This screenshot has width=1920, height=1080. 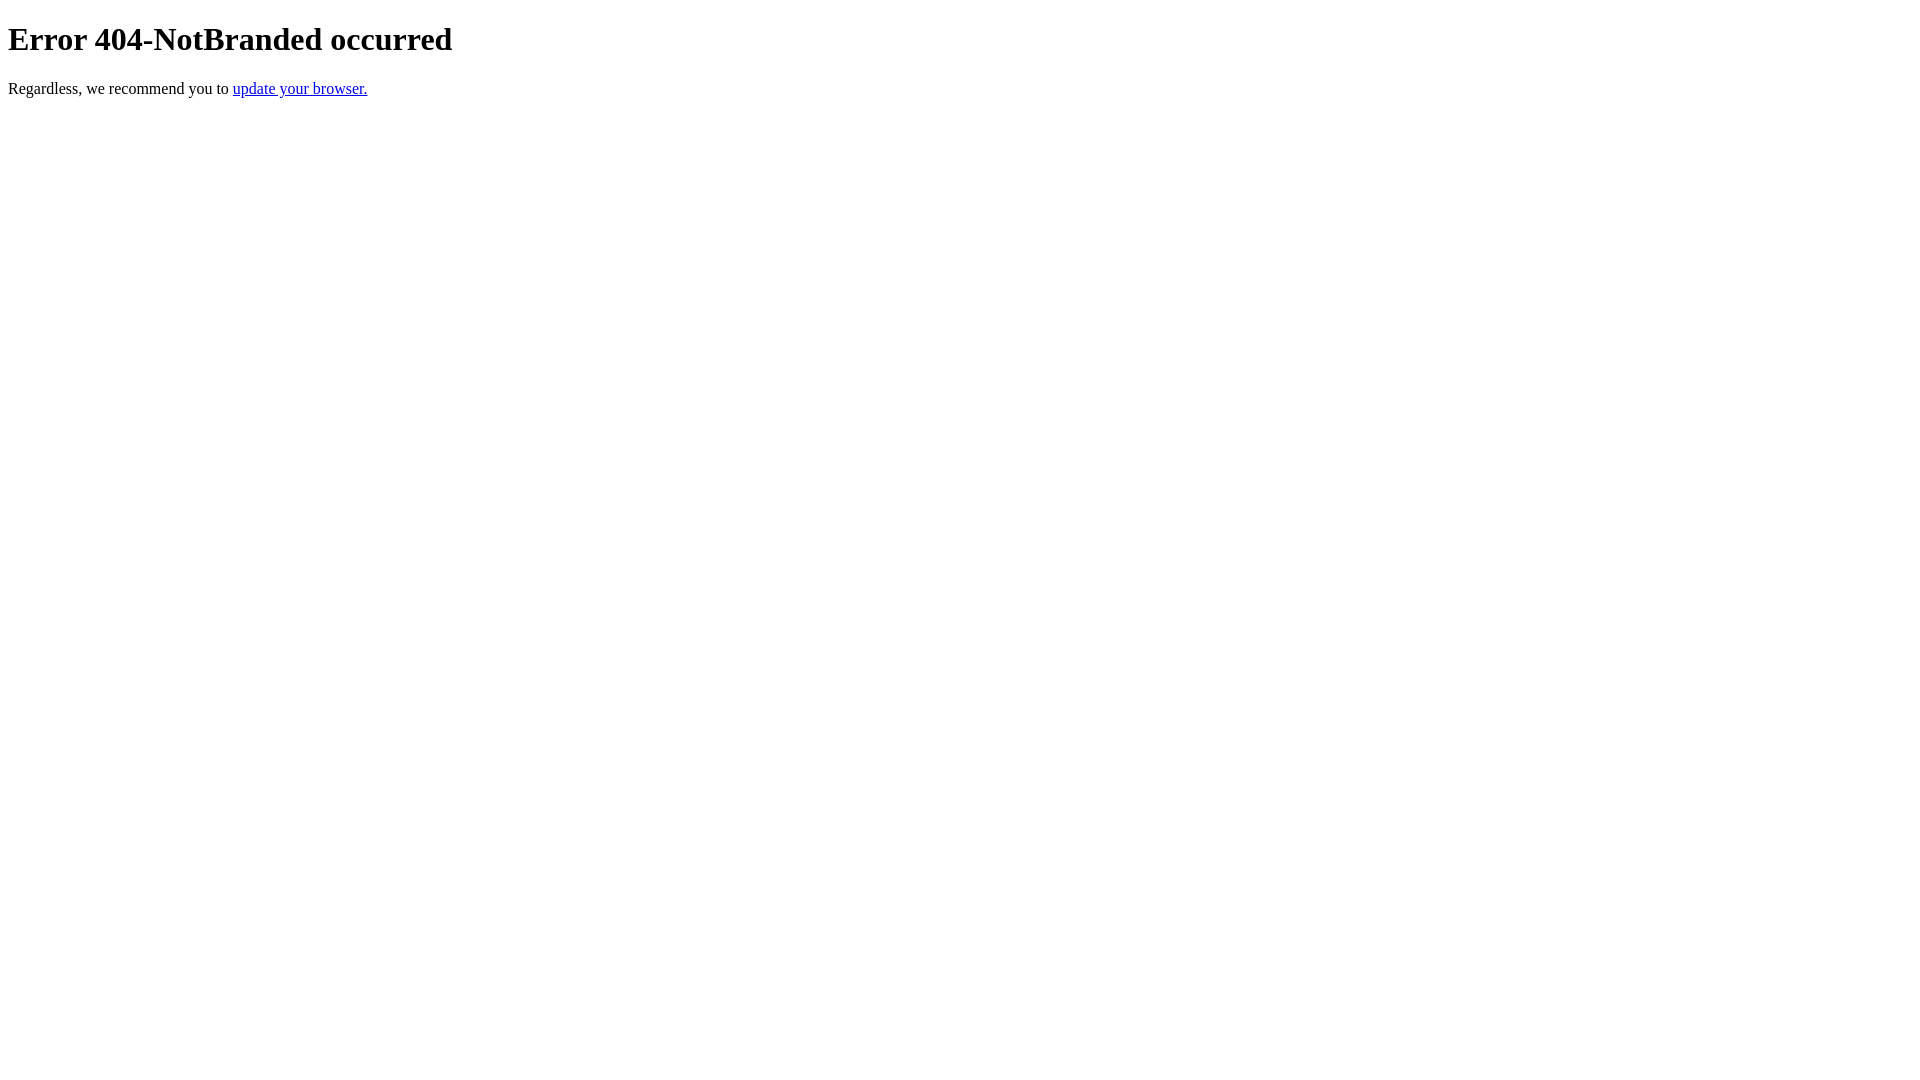 What do you see at coordinates (299, 87) in the screenshot?
I see `'update your browser.'` at bounding box center [299, 87].